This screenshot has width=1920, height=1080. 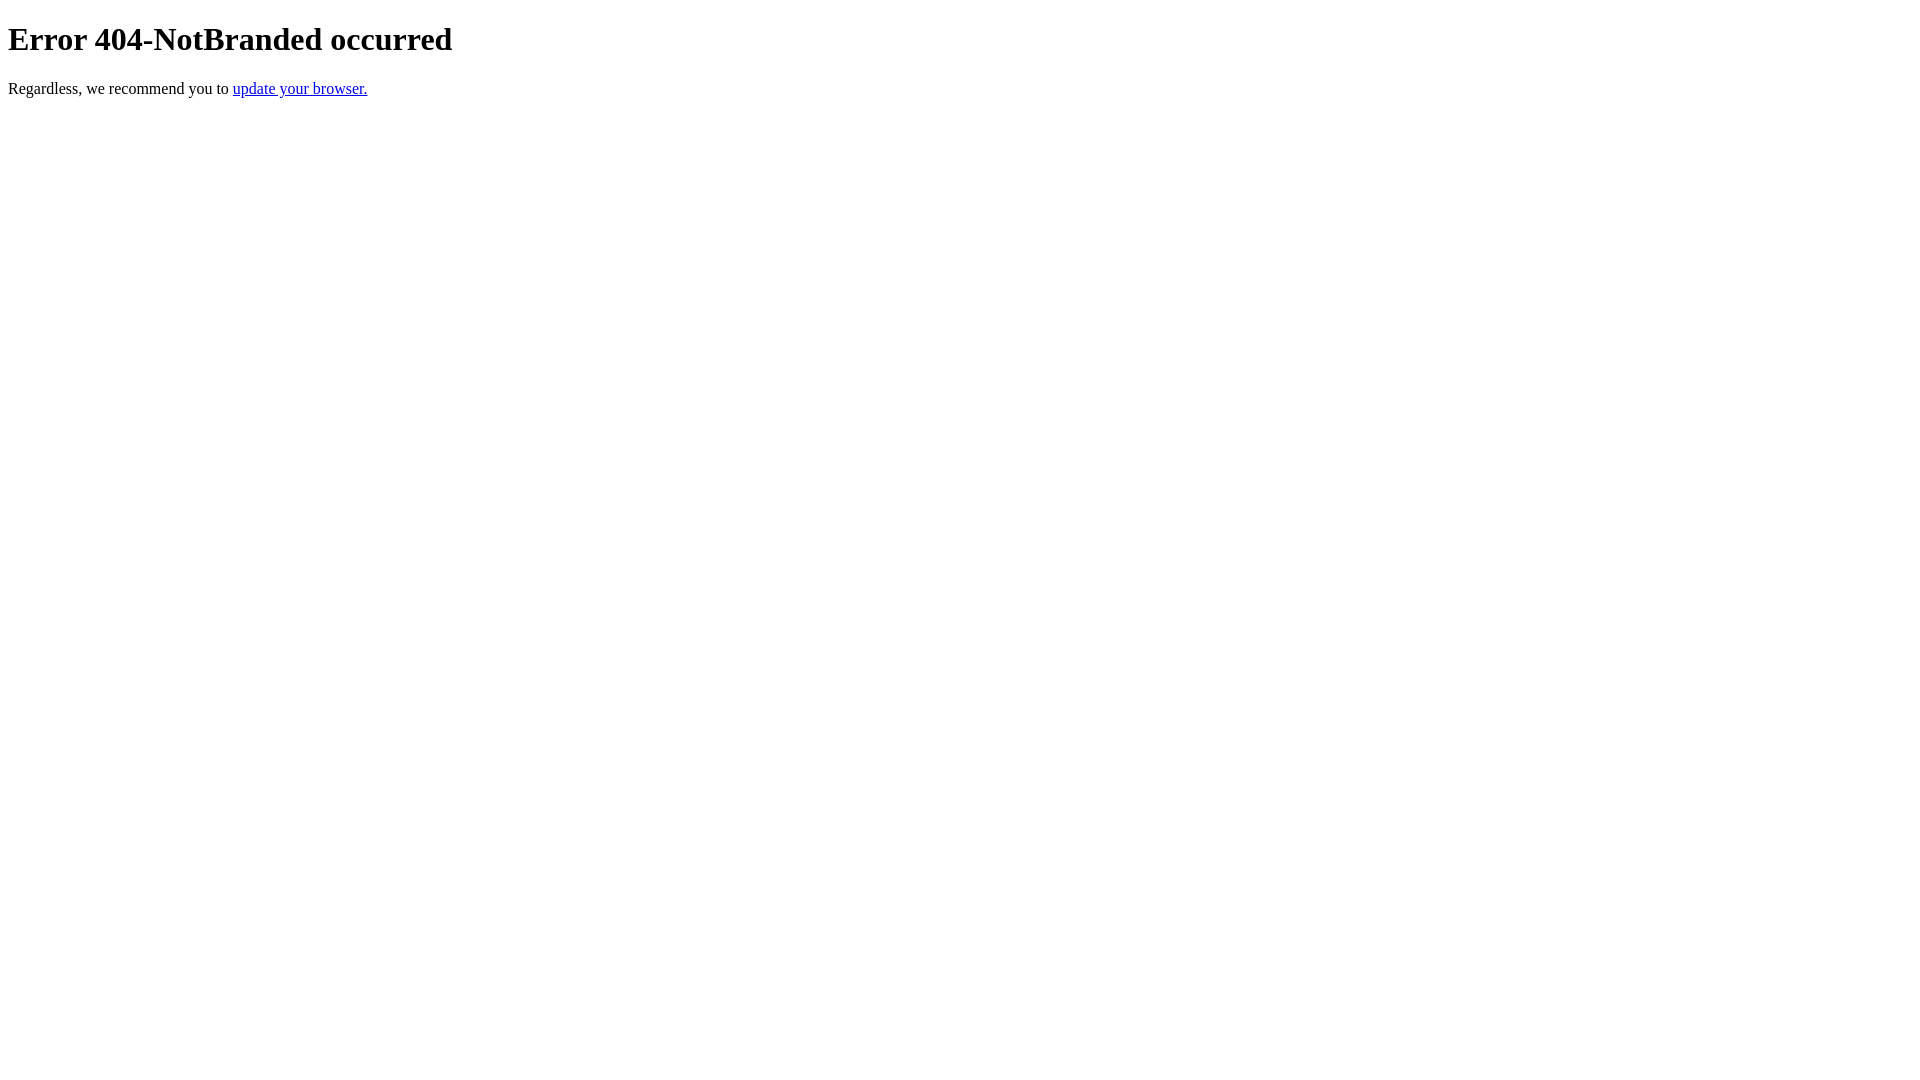 What do you see at coordinates (299, 87) in the screenshot?
I see `'update your browser.'` at bounding box center [299, 87].